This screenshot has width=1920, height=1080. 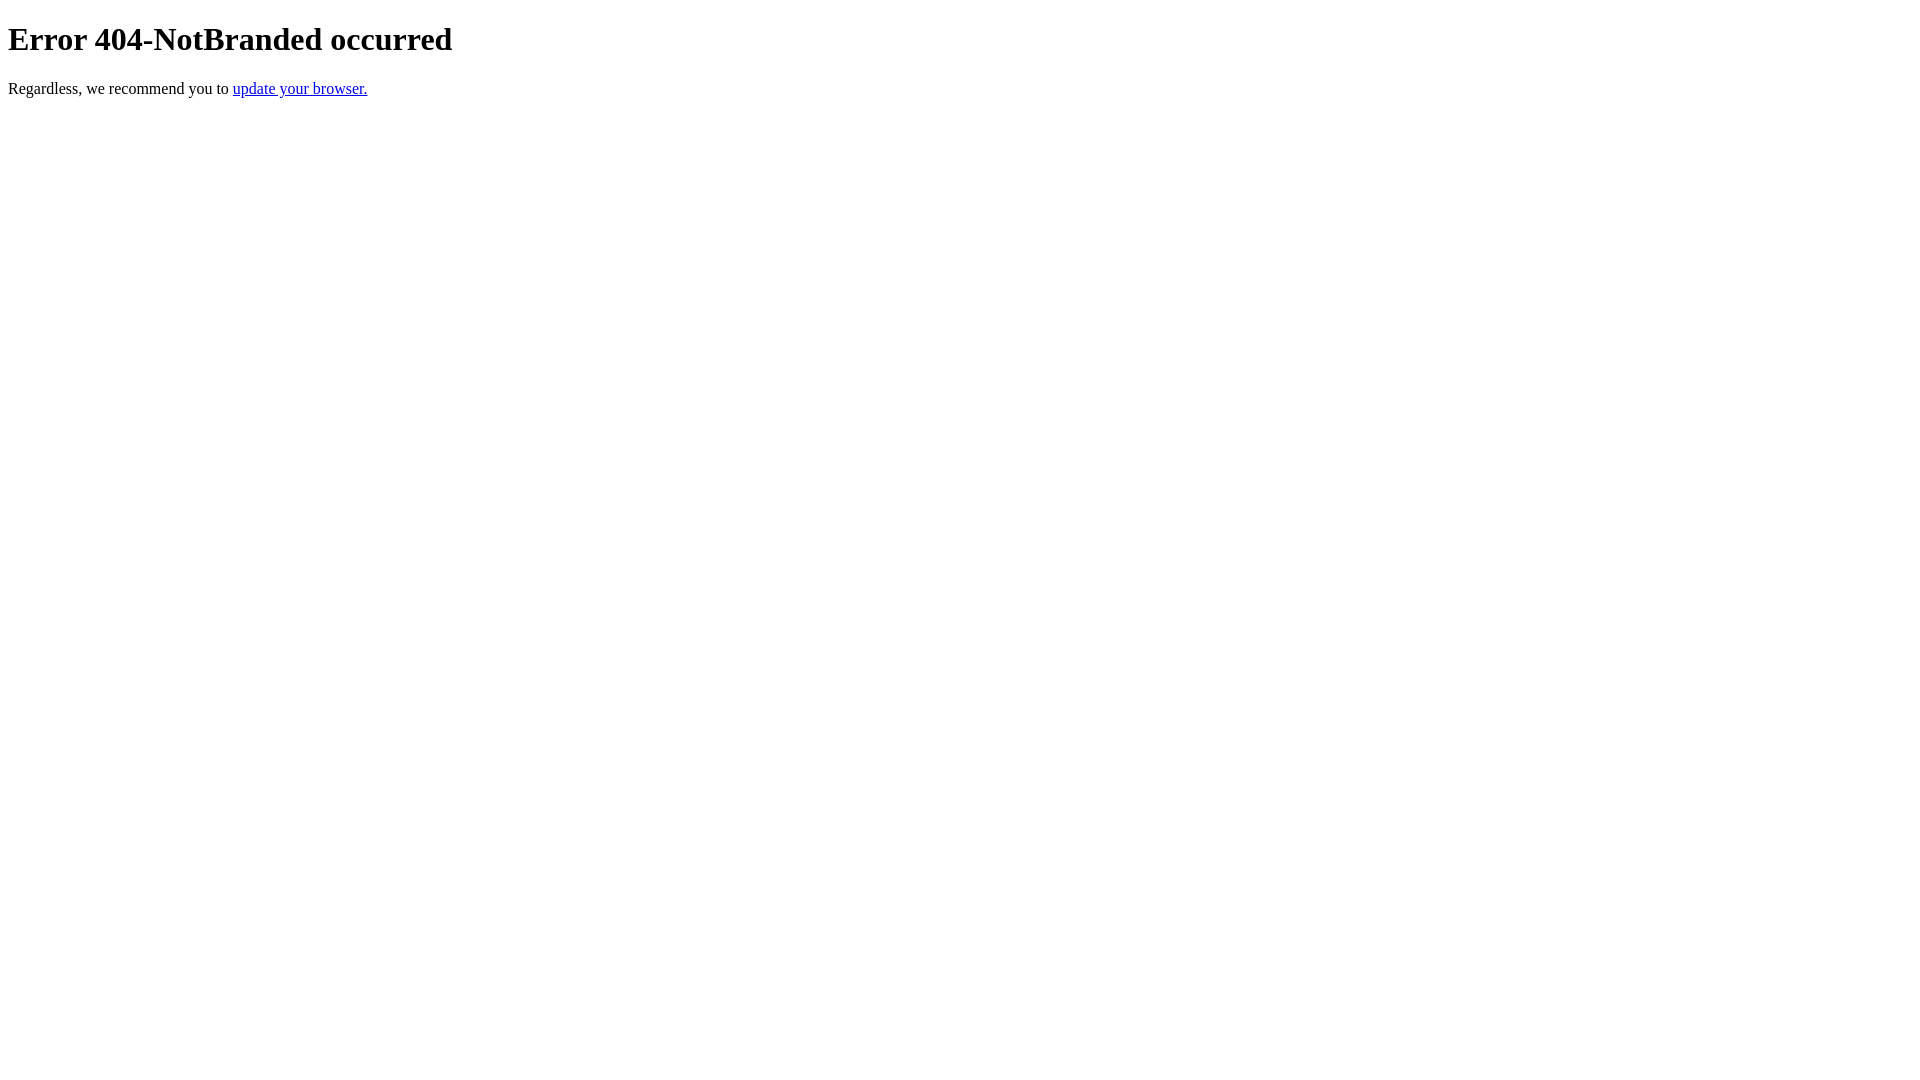 What do you see at coordinates (299, 87) in the screenshot?
I see `'update your browser.'` at bounding box center [299, 87].